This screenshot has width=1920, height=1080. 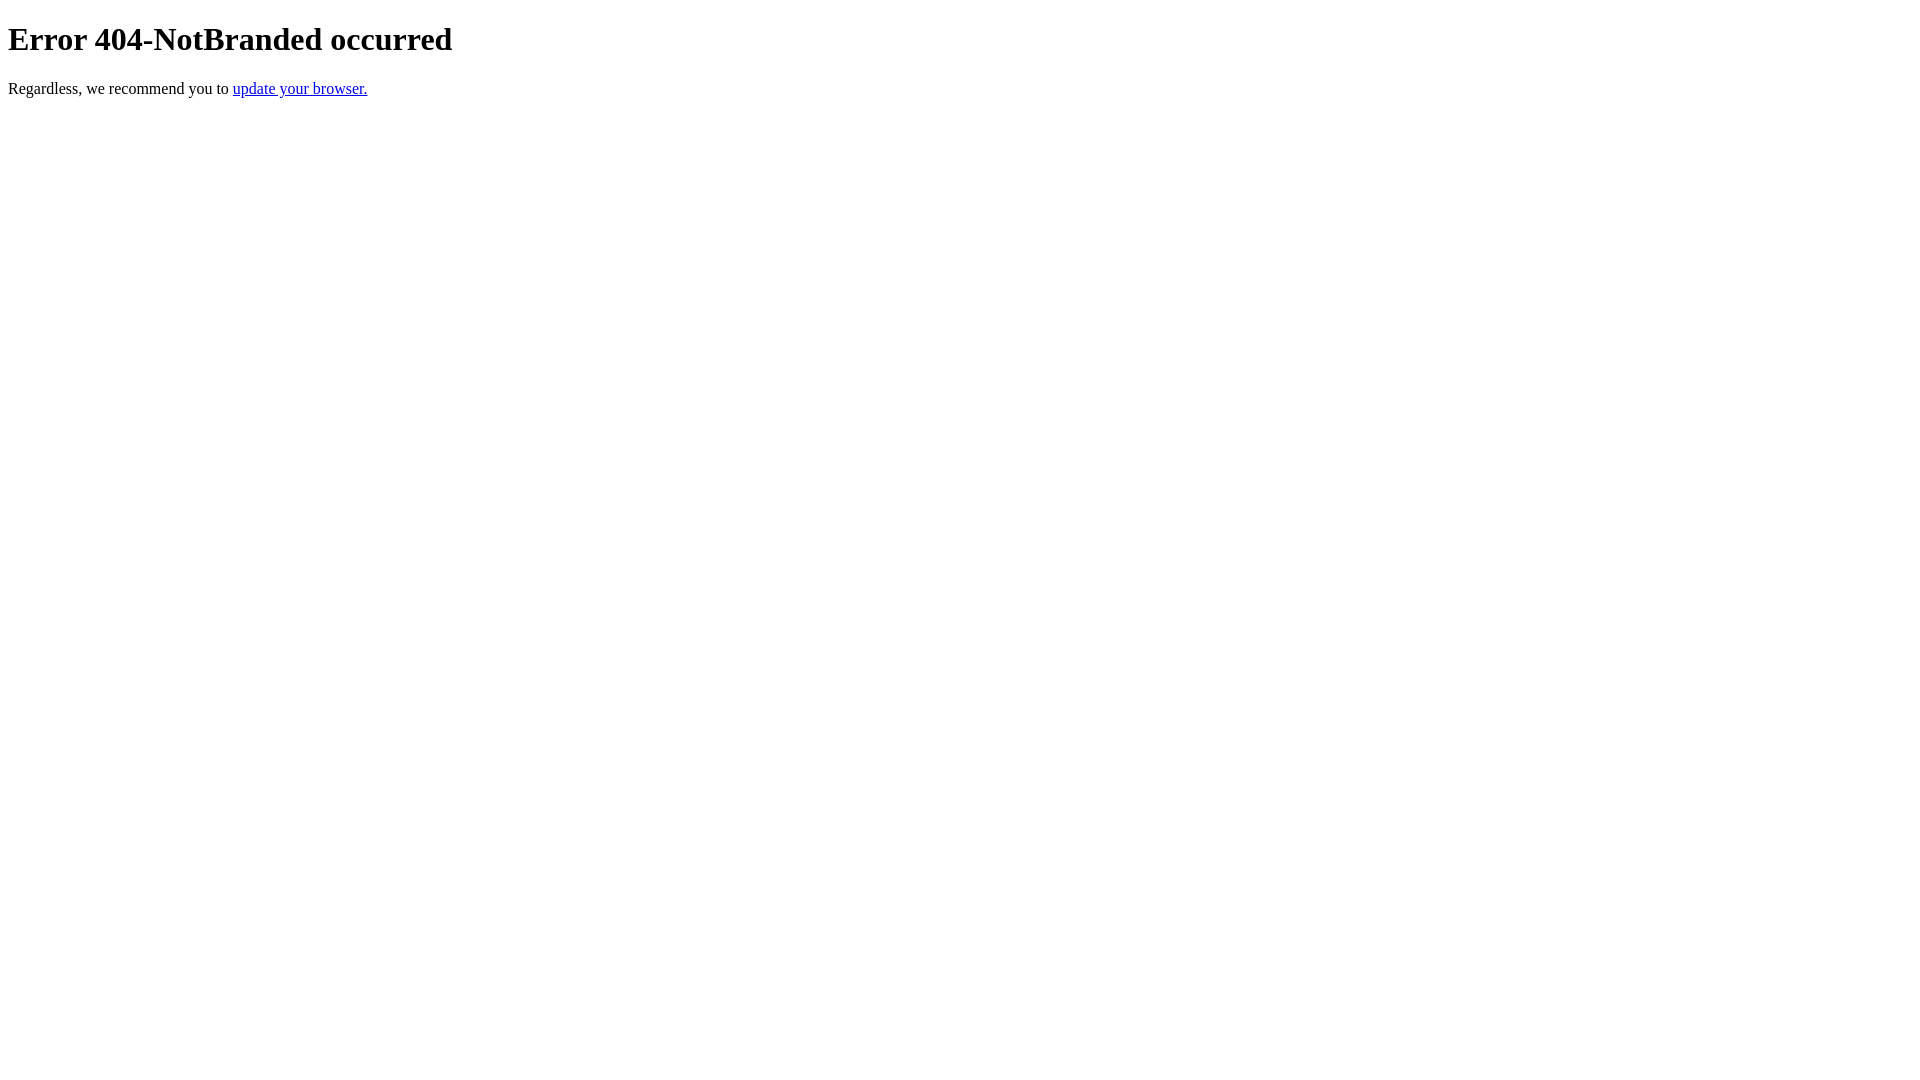 What do you see at coordinates (299, 87) in the screenshot?
I see `'update your browser.'` at bounding box center [299, 87].